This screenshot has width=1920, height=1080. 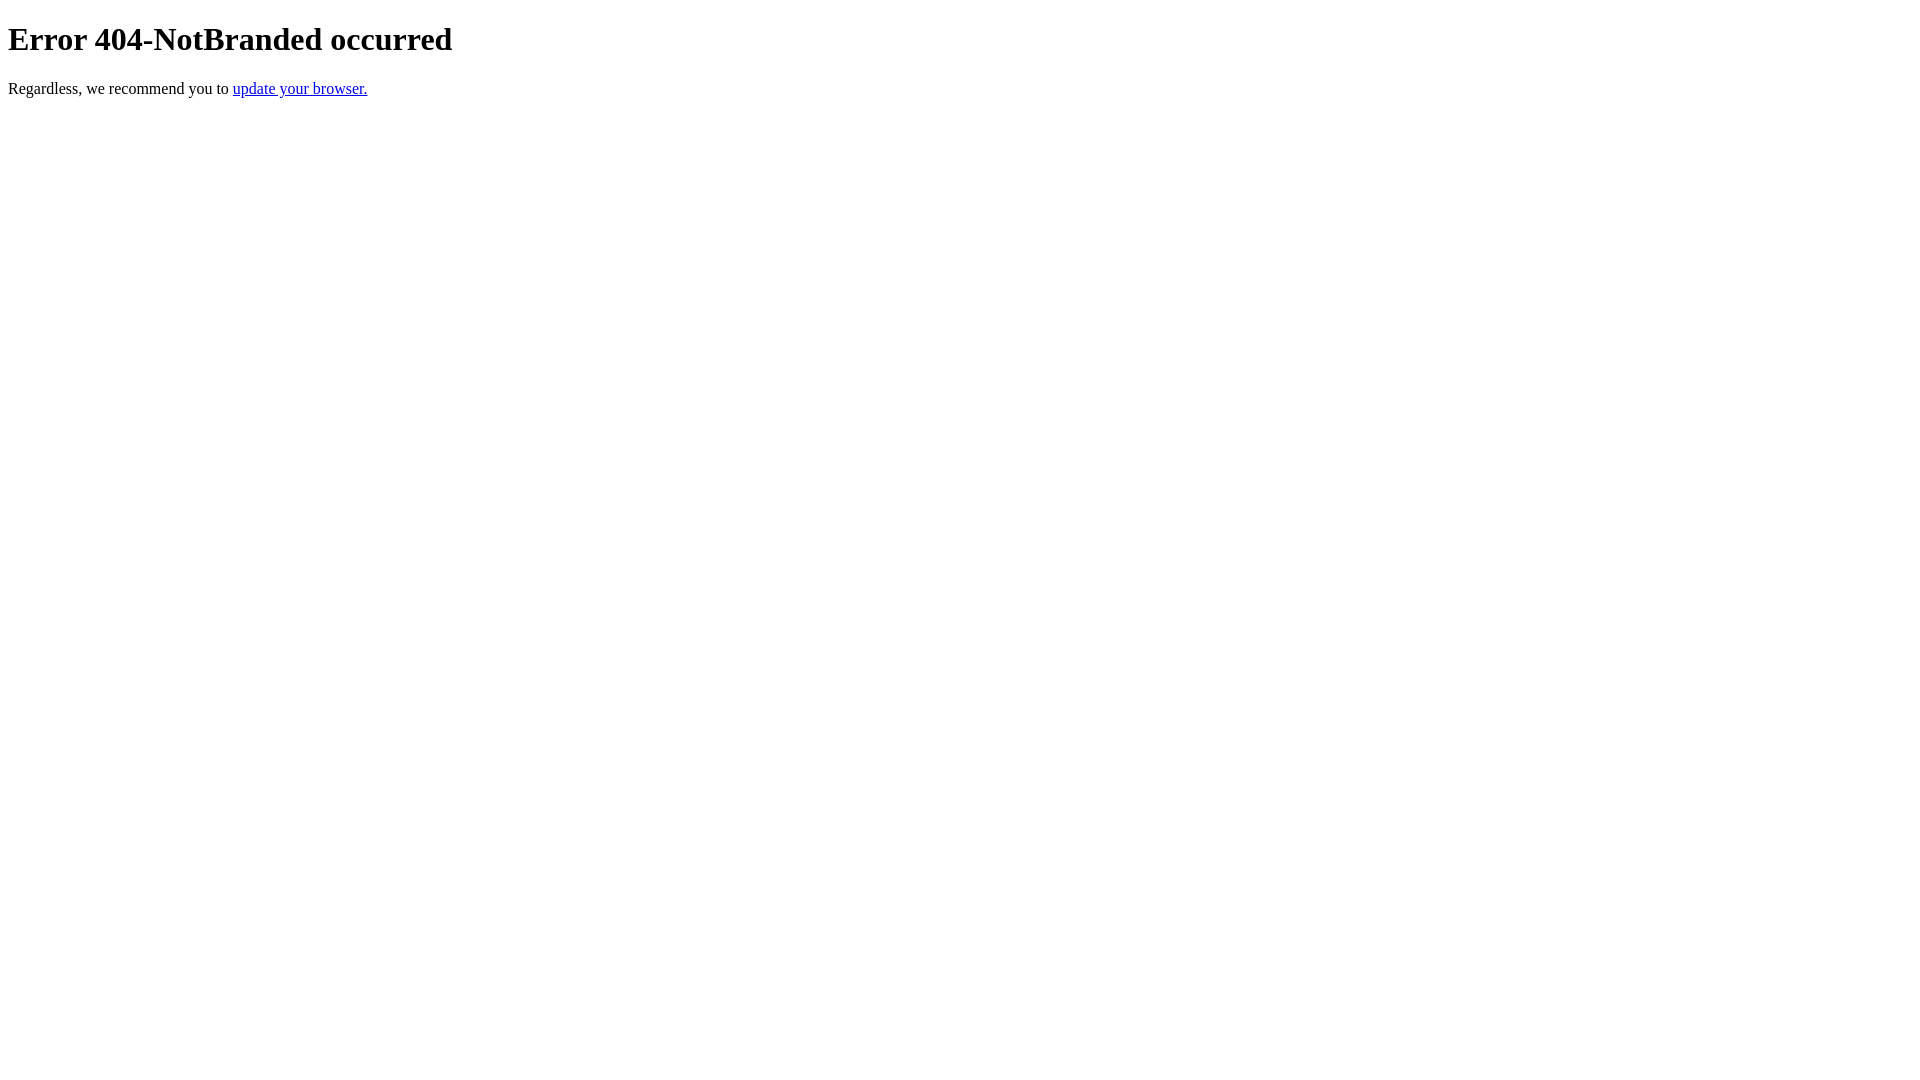 What do you see at coordinates (299, 87) in the screenshot?
I see `'update your browser.'` at bounding box center [299, 87].